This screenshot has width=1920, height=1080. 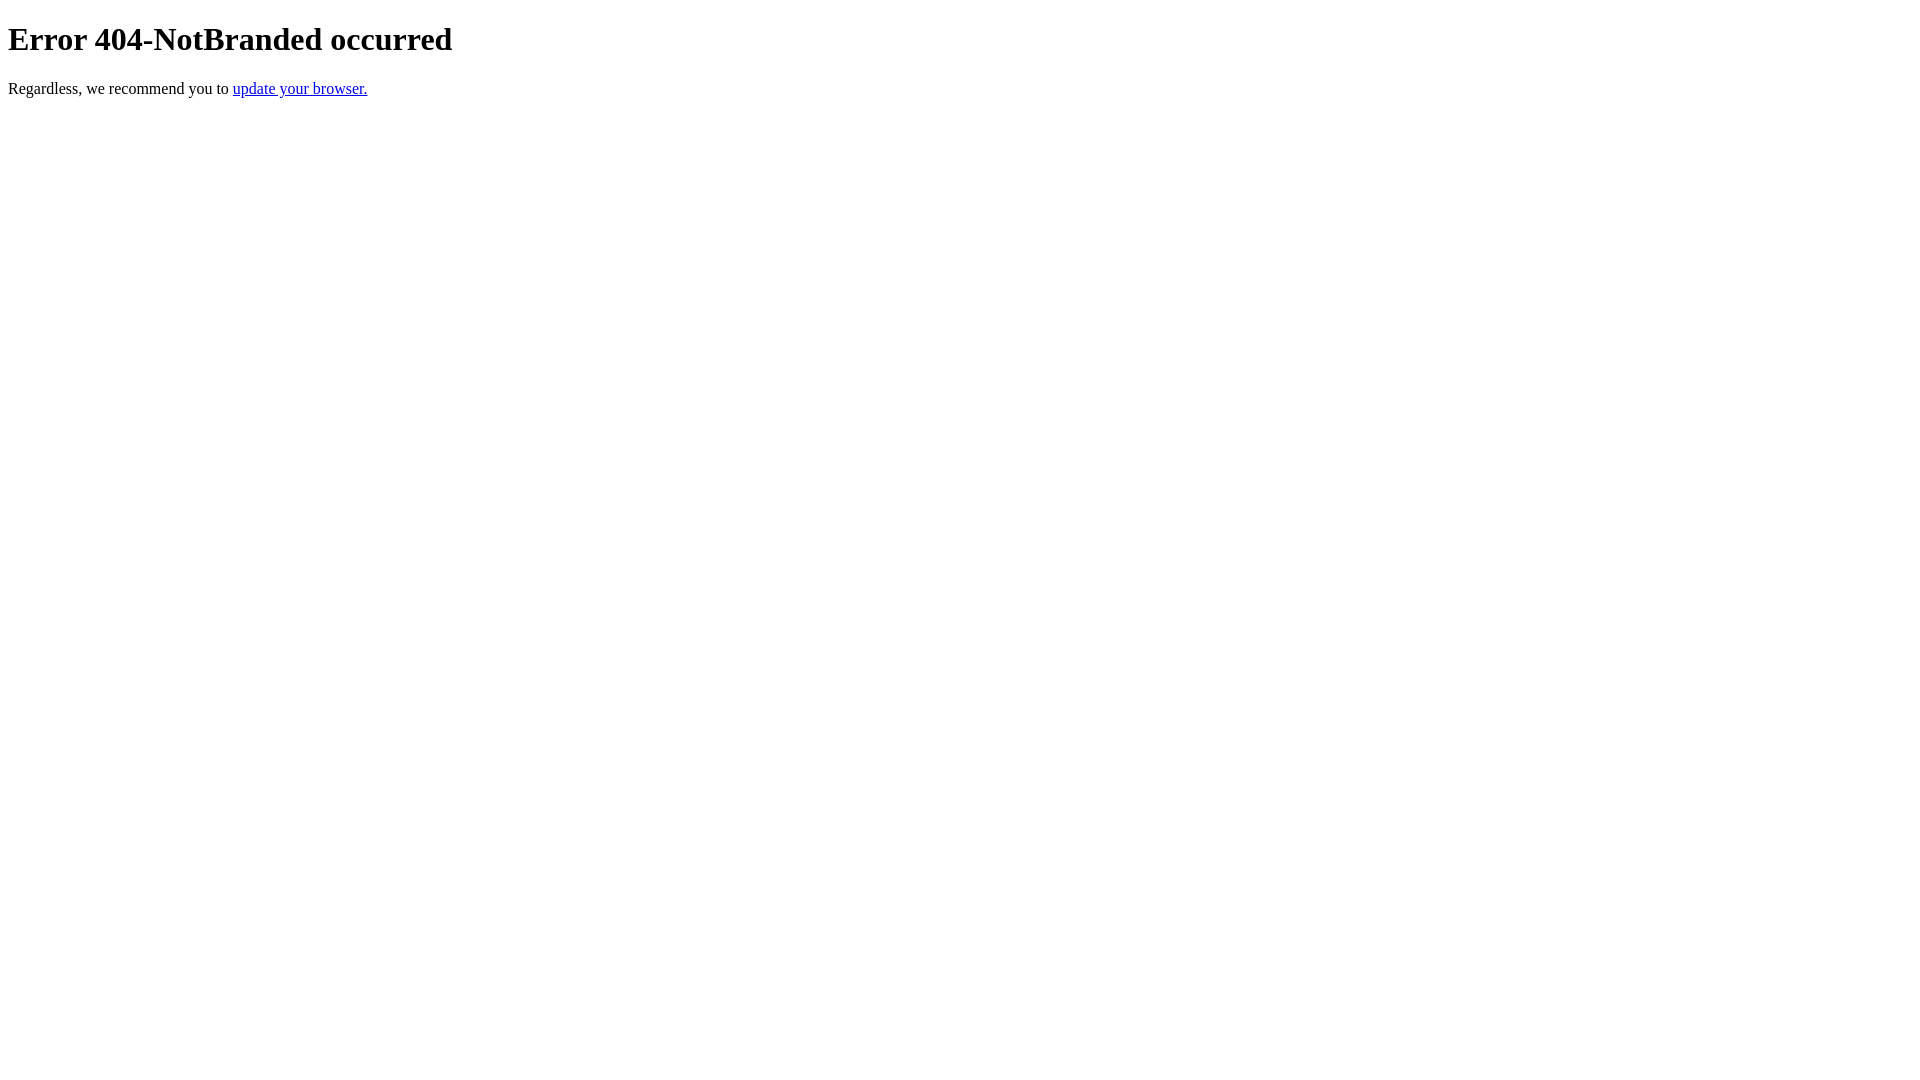 What do you see at coordinates (299, 87) in the screenshot?
I see `'update your browser.'` at bounding box center [299, 87].